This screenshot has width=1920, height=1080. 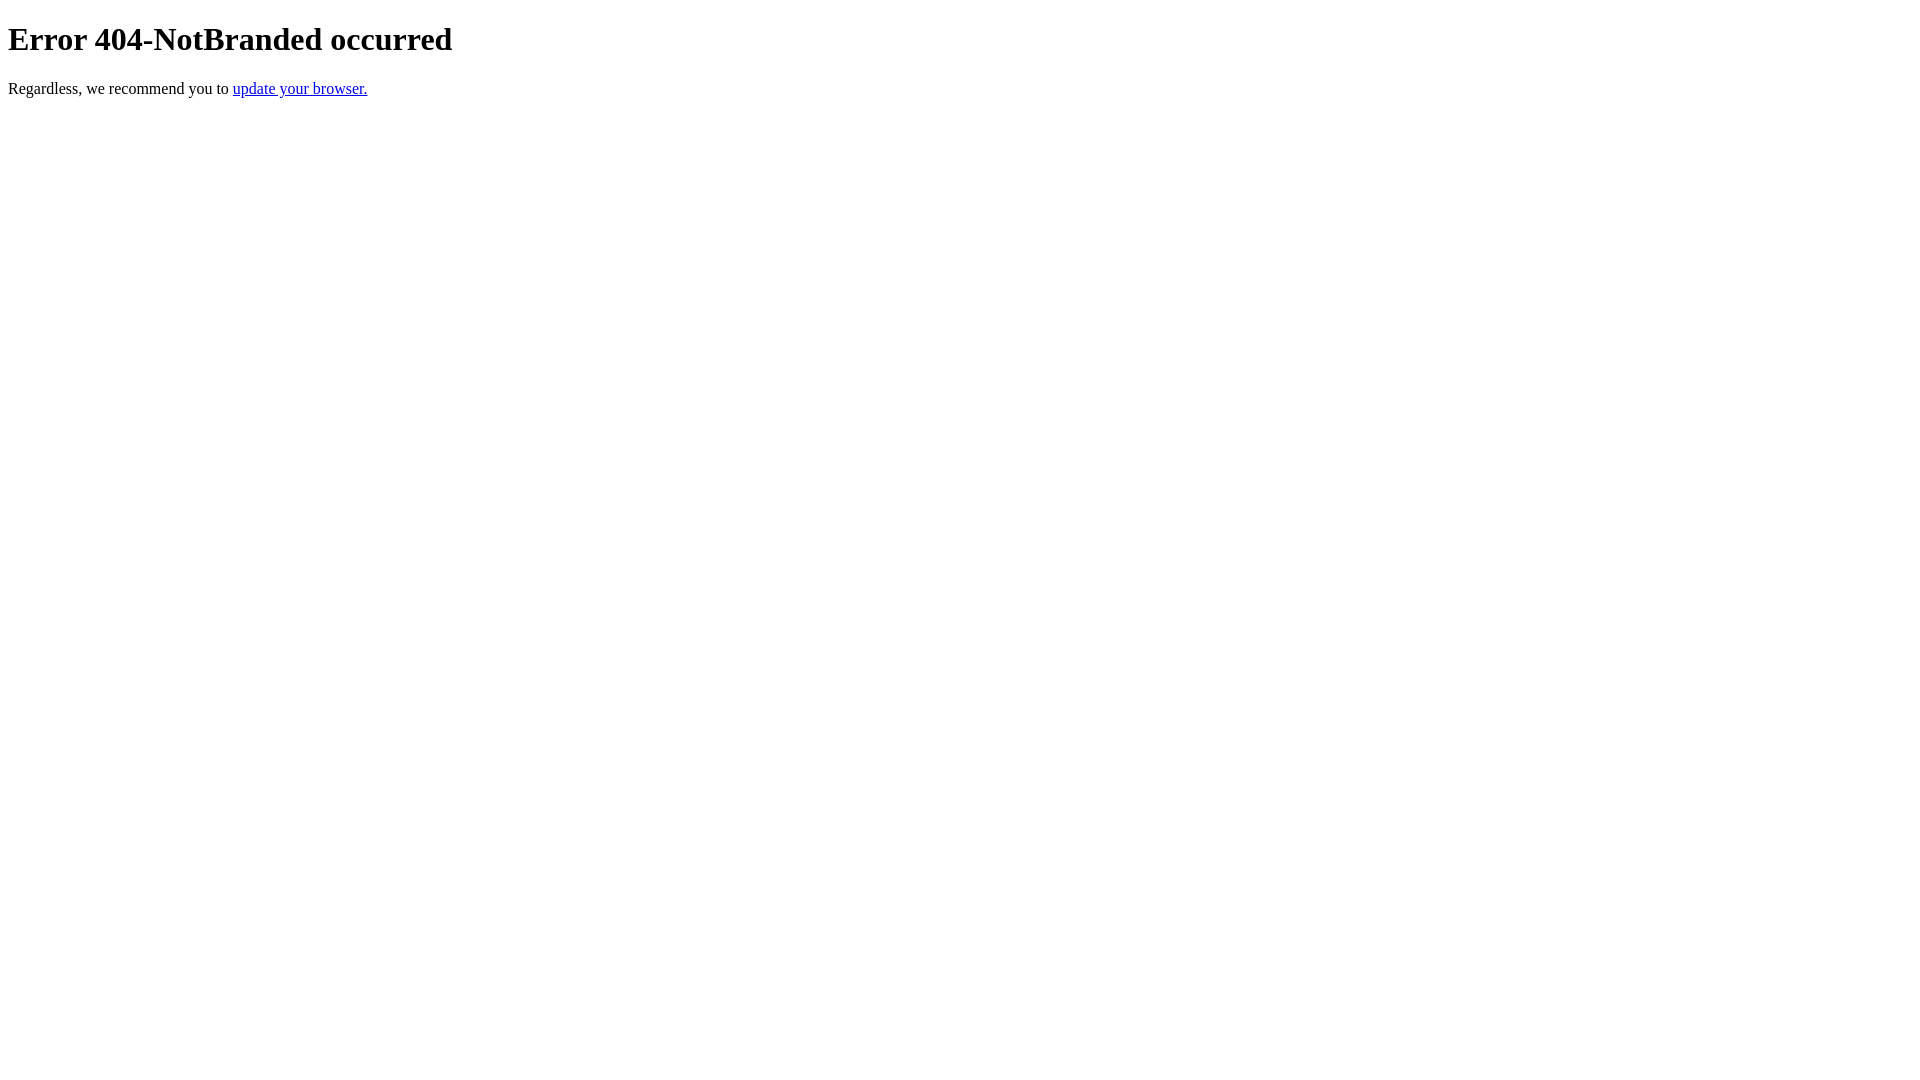 What do you see at coordinates (299, 87) in the screenshot?
I see `'update your browser.'` at bounding box center [299, 87].